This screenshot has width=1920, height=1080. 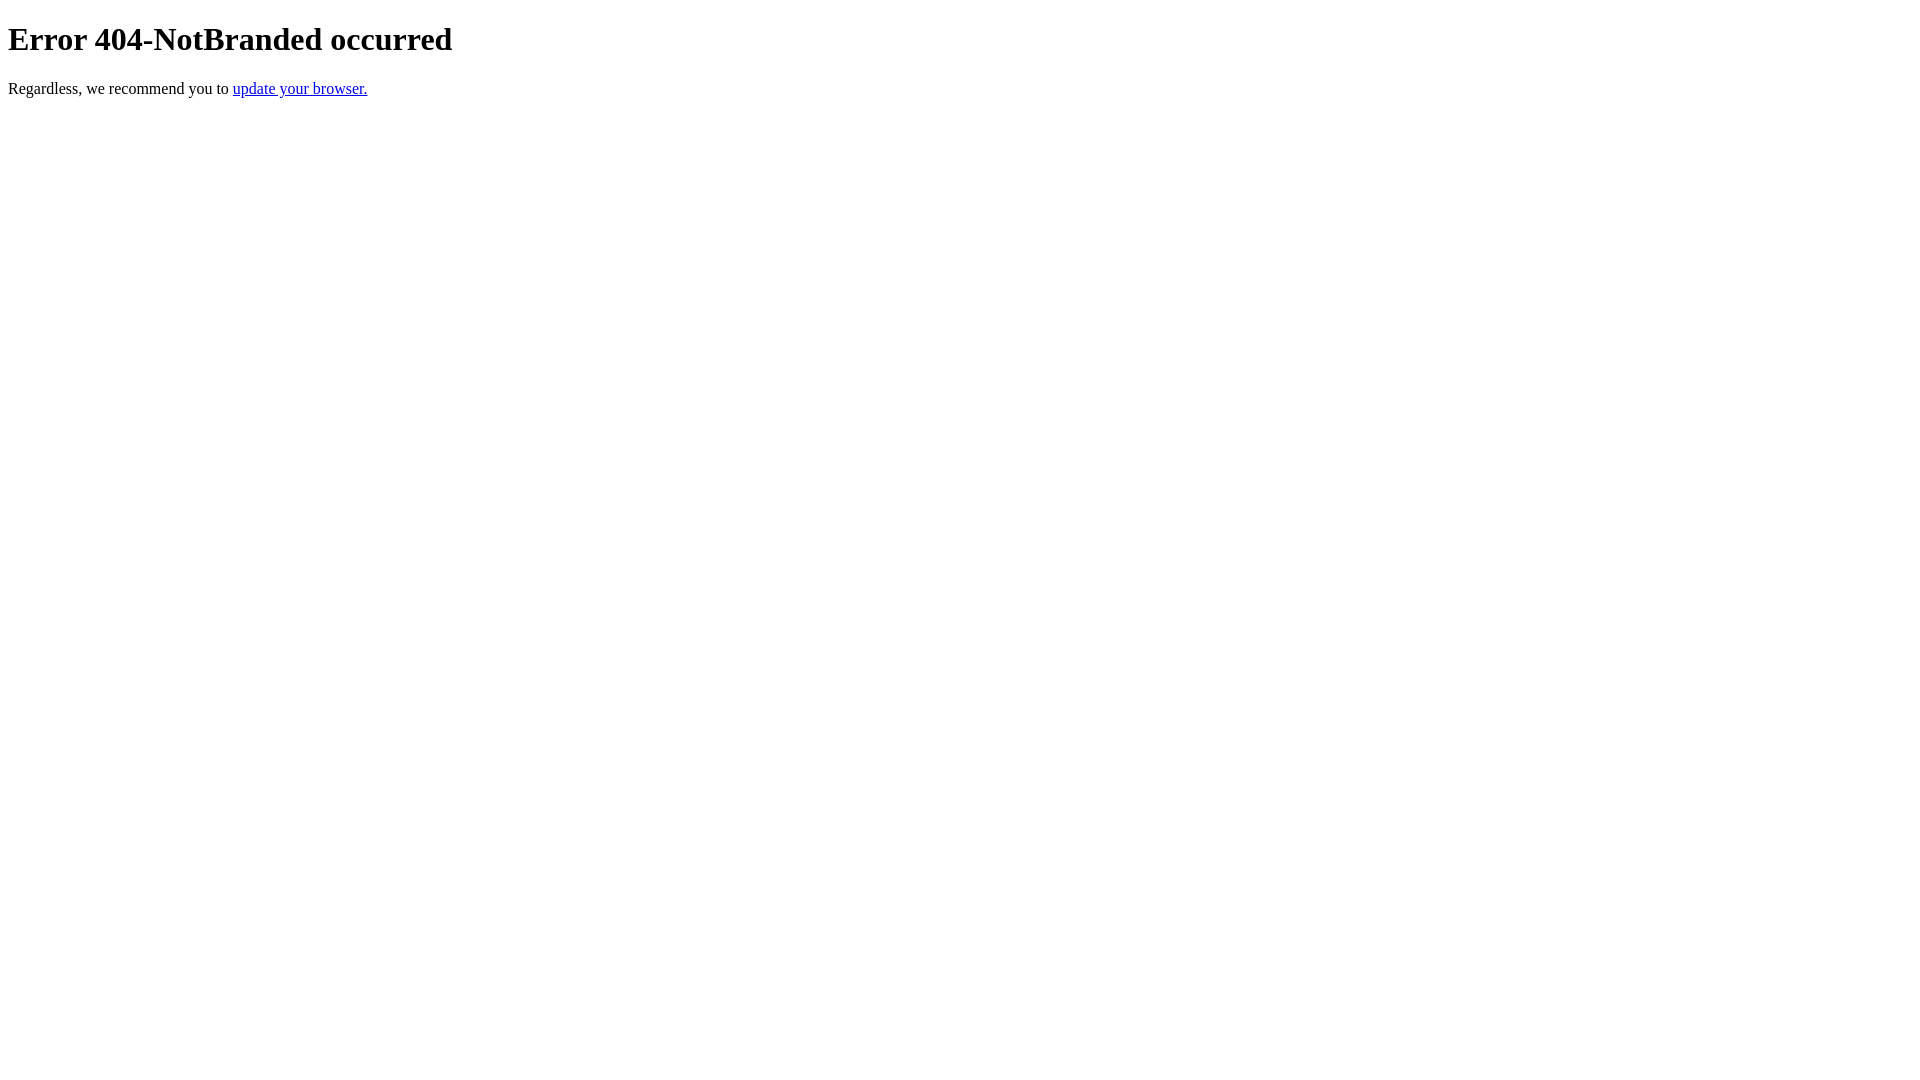 What do you see at coordinates (299, 87) in the screenshot?
I see `'update your browser.'` at bounding box center [299, 87].